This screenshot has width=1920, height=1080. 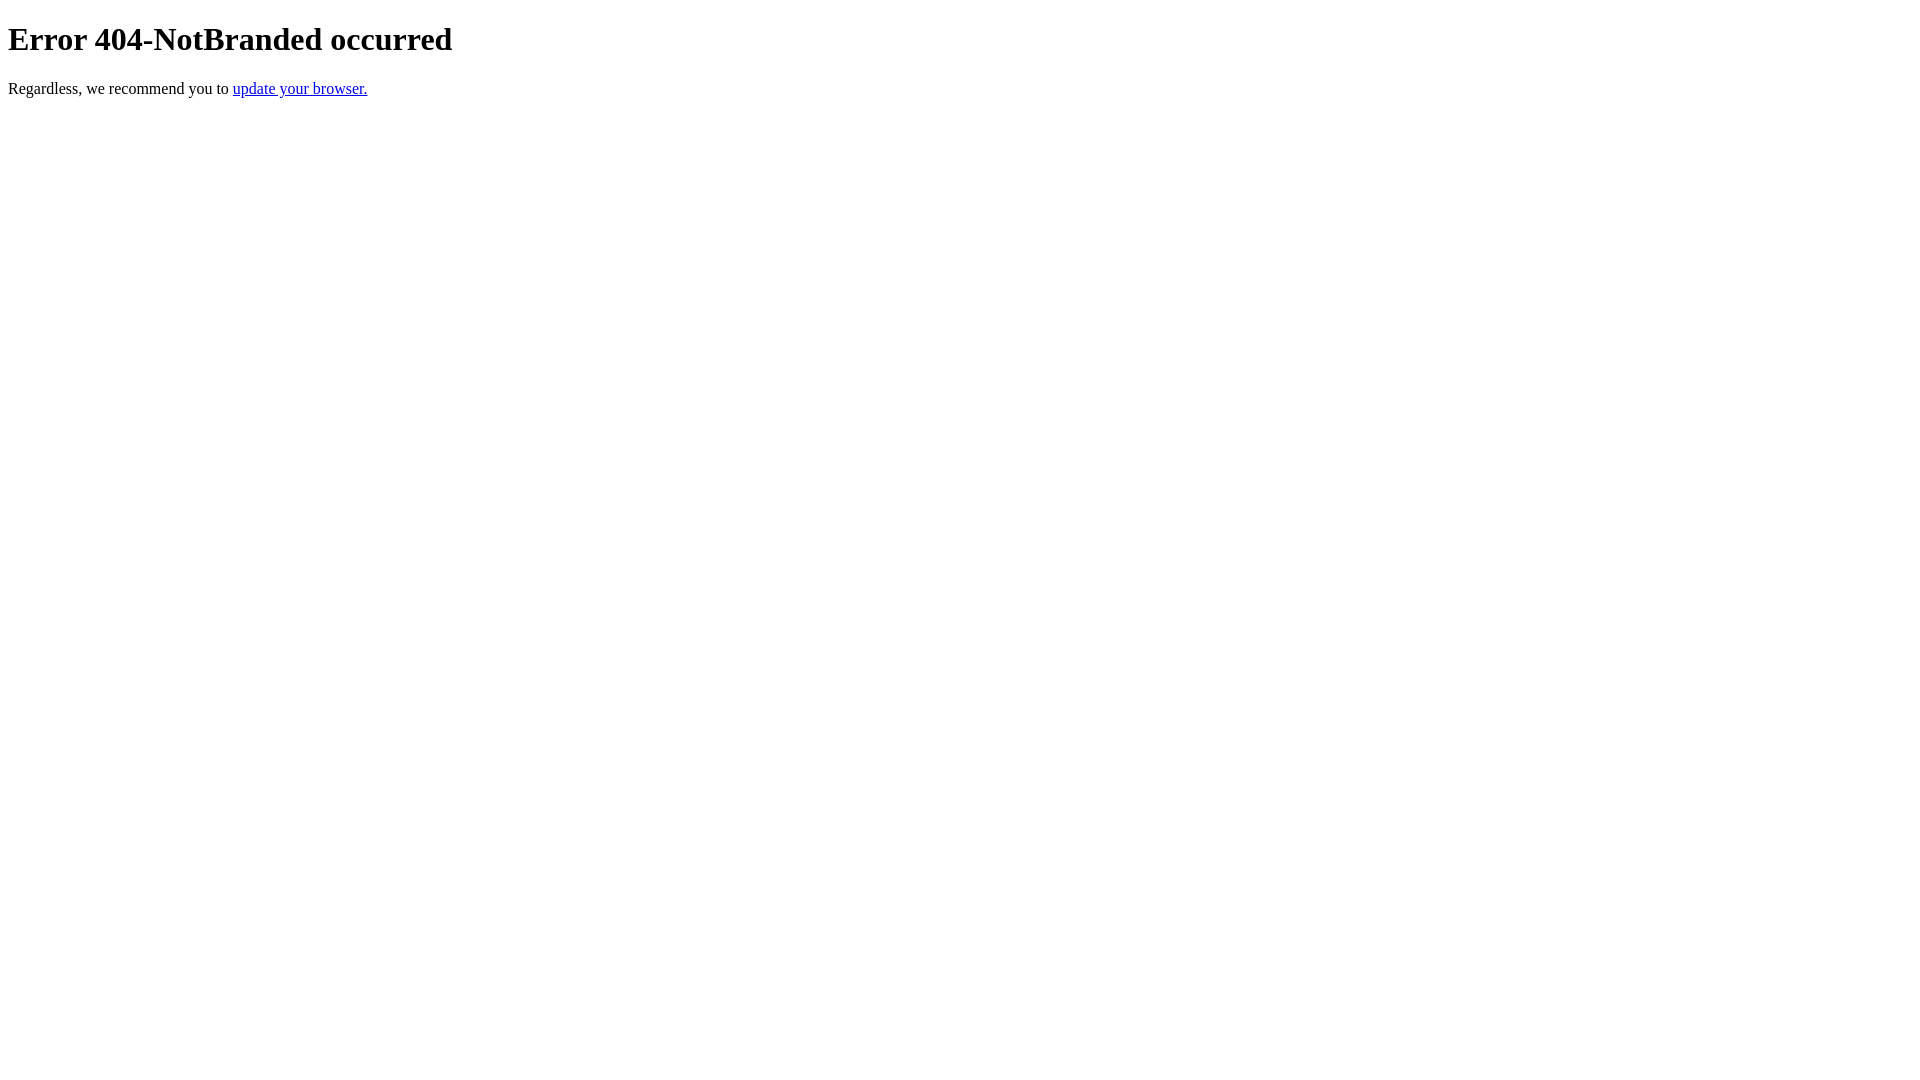 What do you see at coordinates (299, 87) in the screenshot?
I see `'update your browser.'` at bounding box center [299, 87].